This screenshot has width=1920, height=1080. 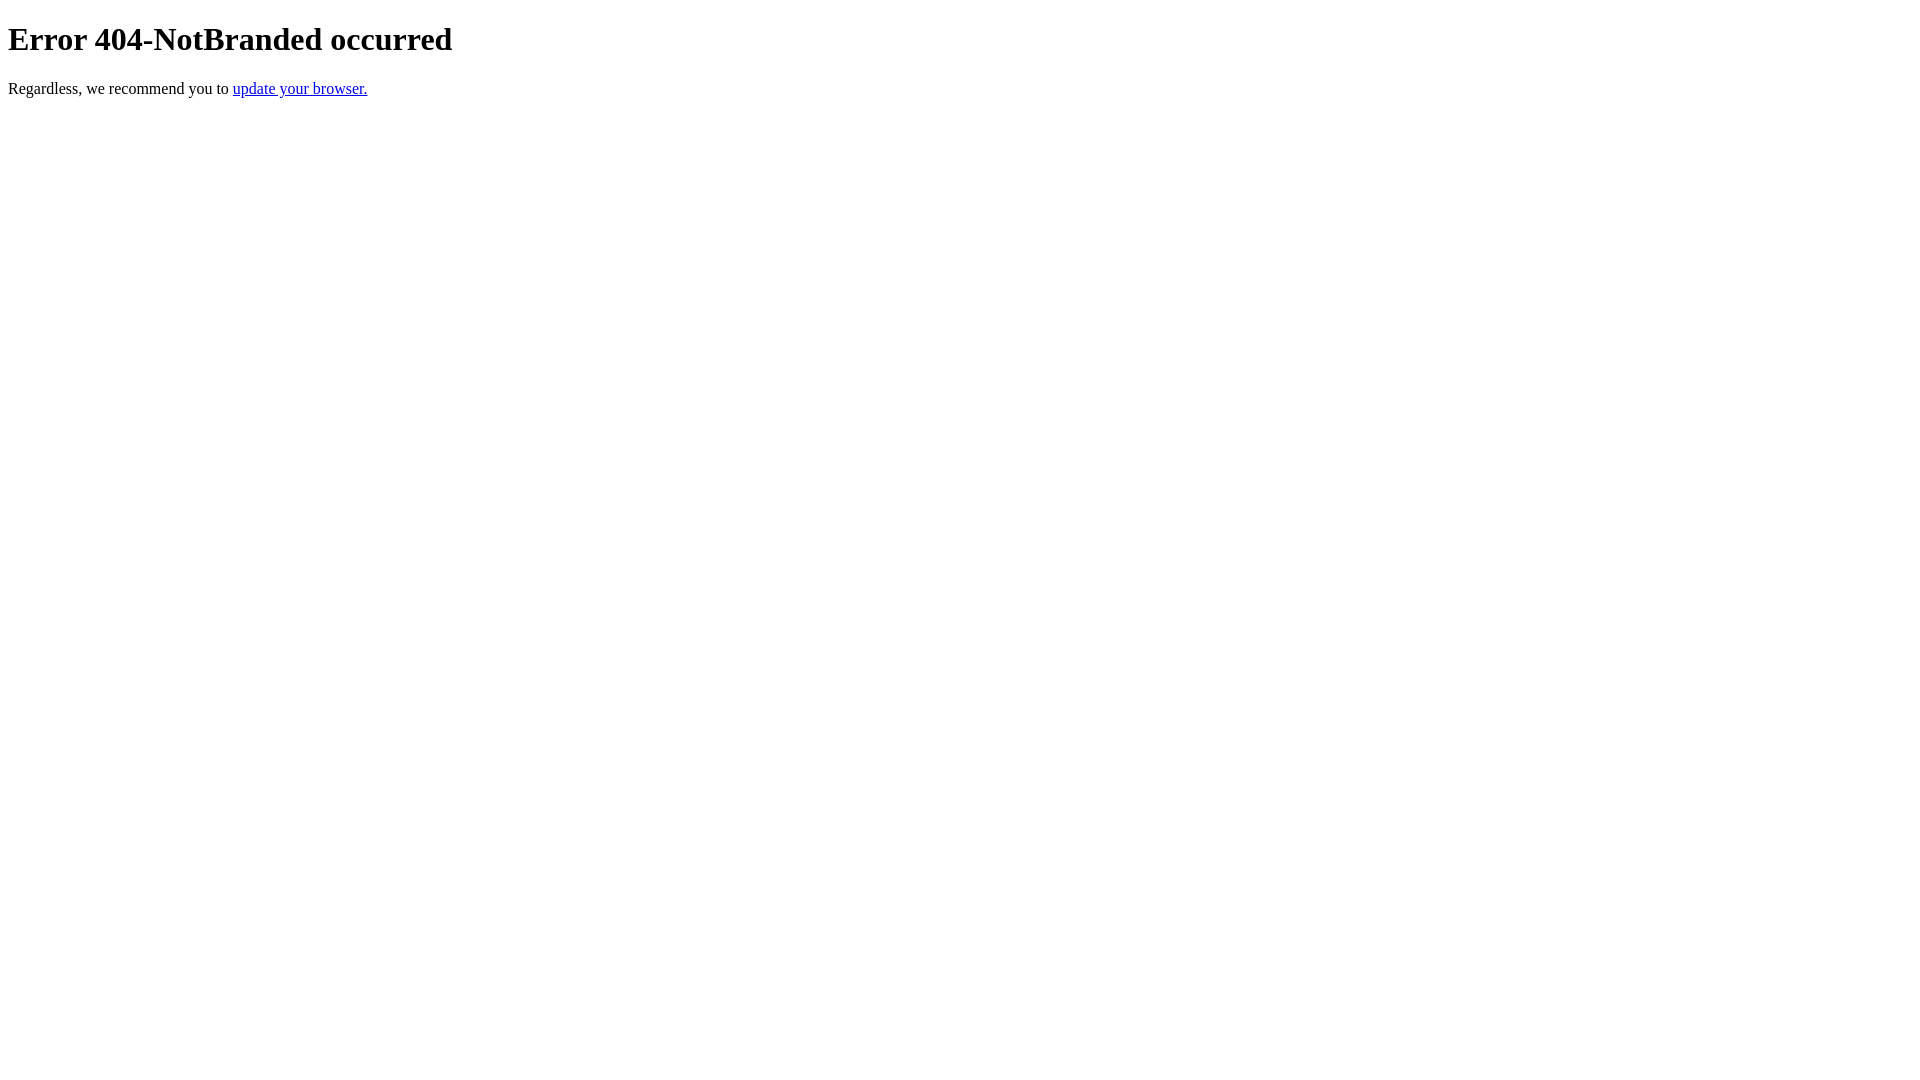 What do you see at coordinates (299, 87) in the screenshot?
I see `'update your browser.'` at bounding box center [299, 87].